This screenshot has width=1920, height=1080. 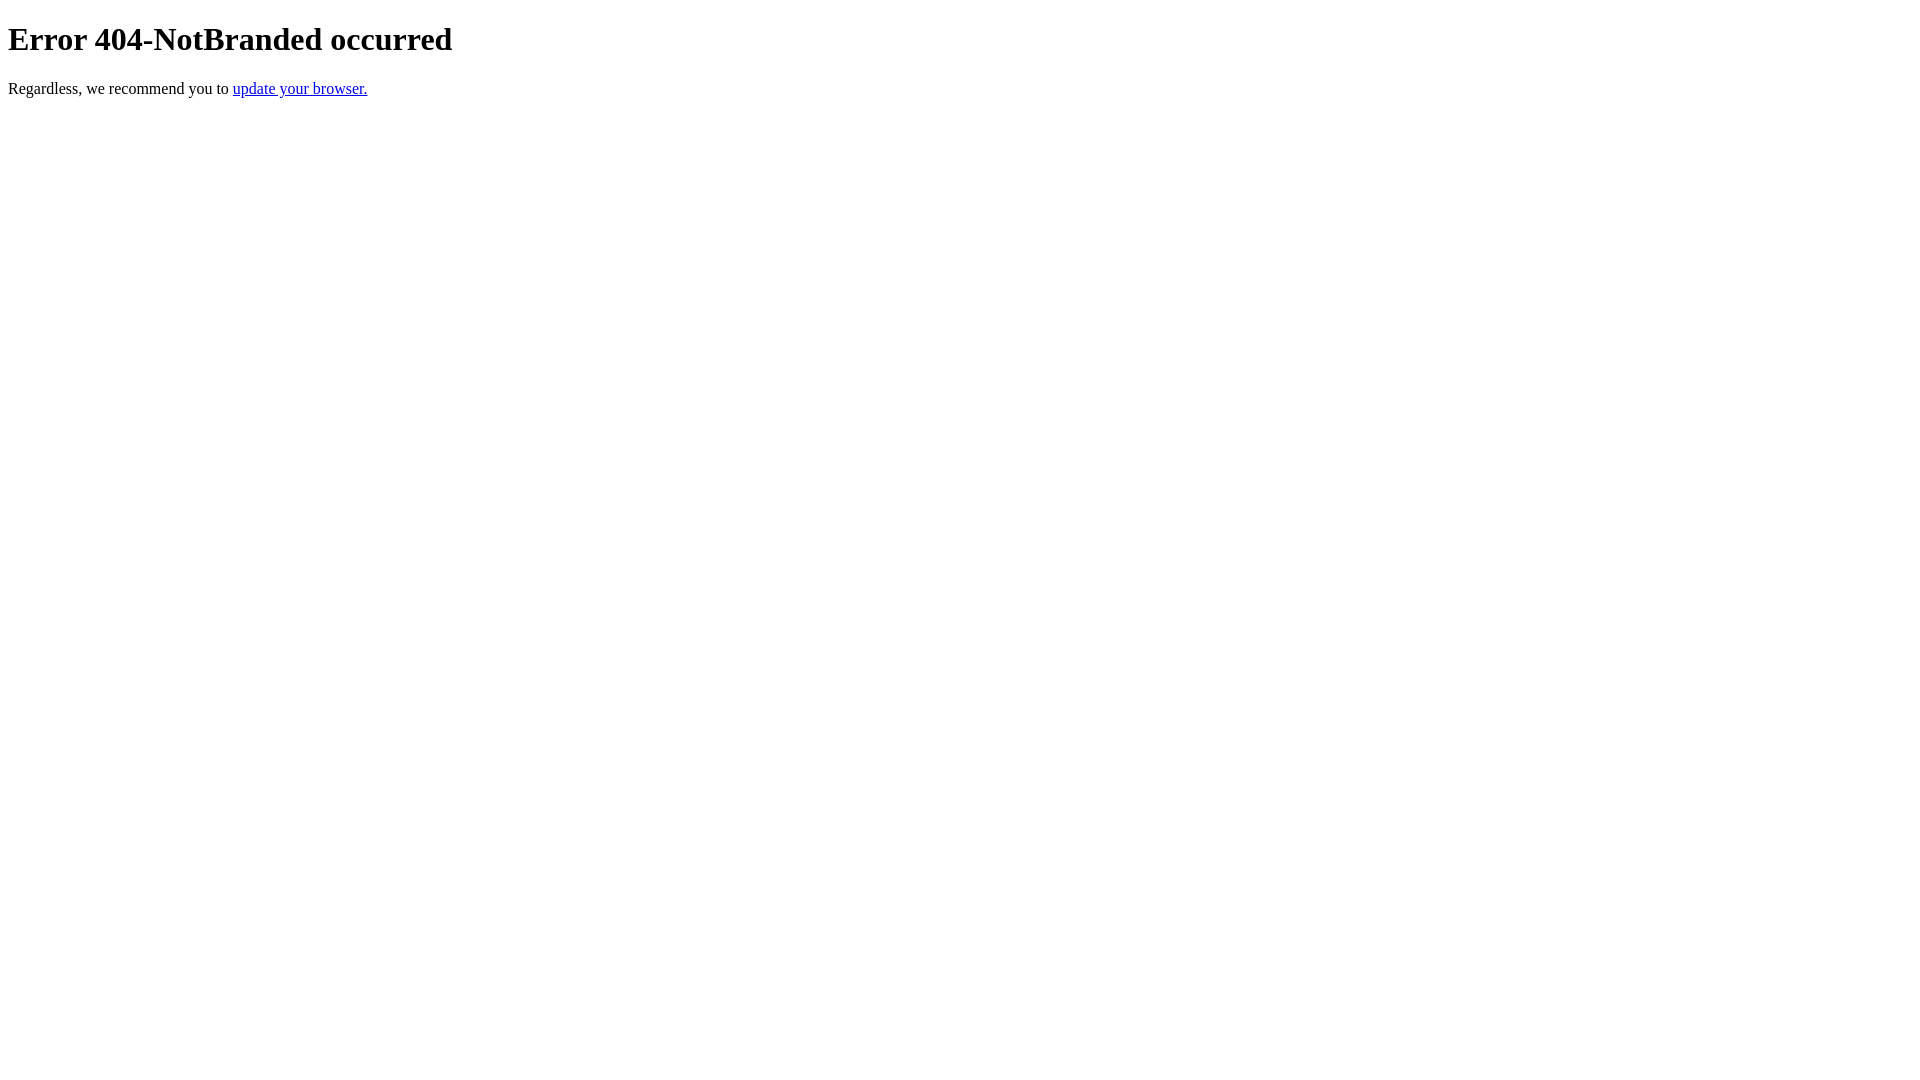 What do you see at coordinates (299, 87) in the screenshot?
I see `'update your browser.'` at bounding box center [299, 87].